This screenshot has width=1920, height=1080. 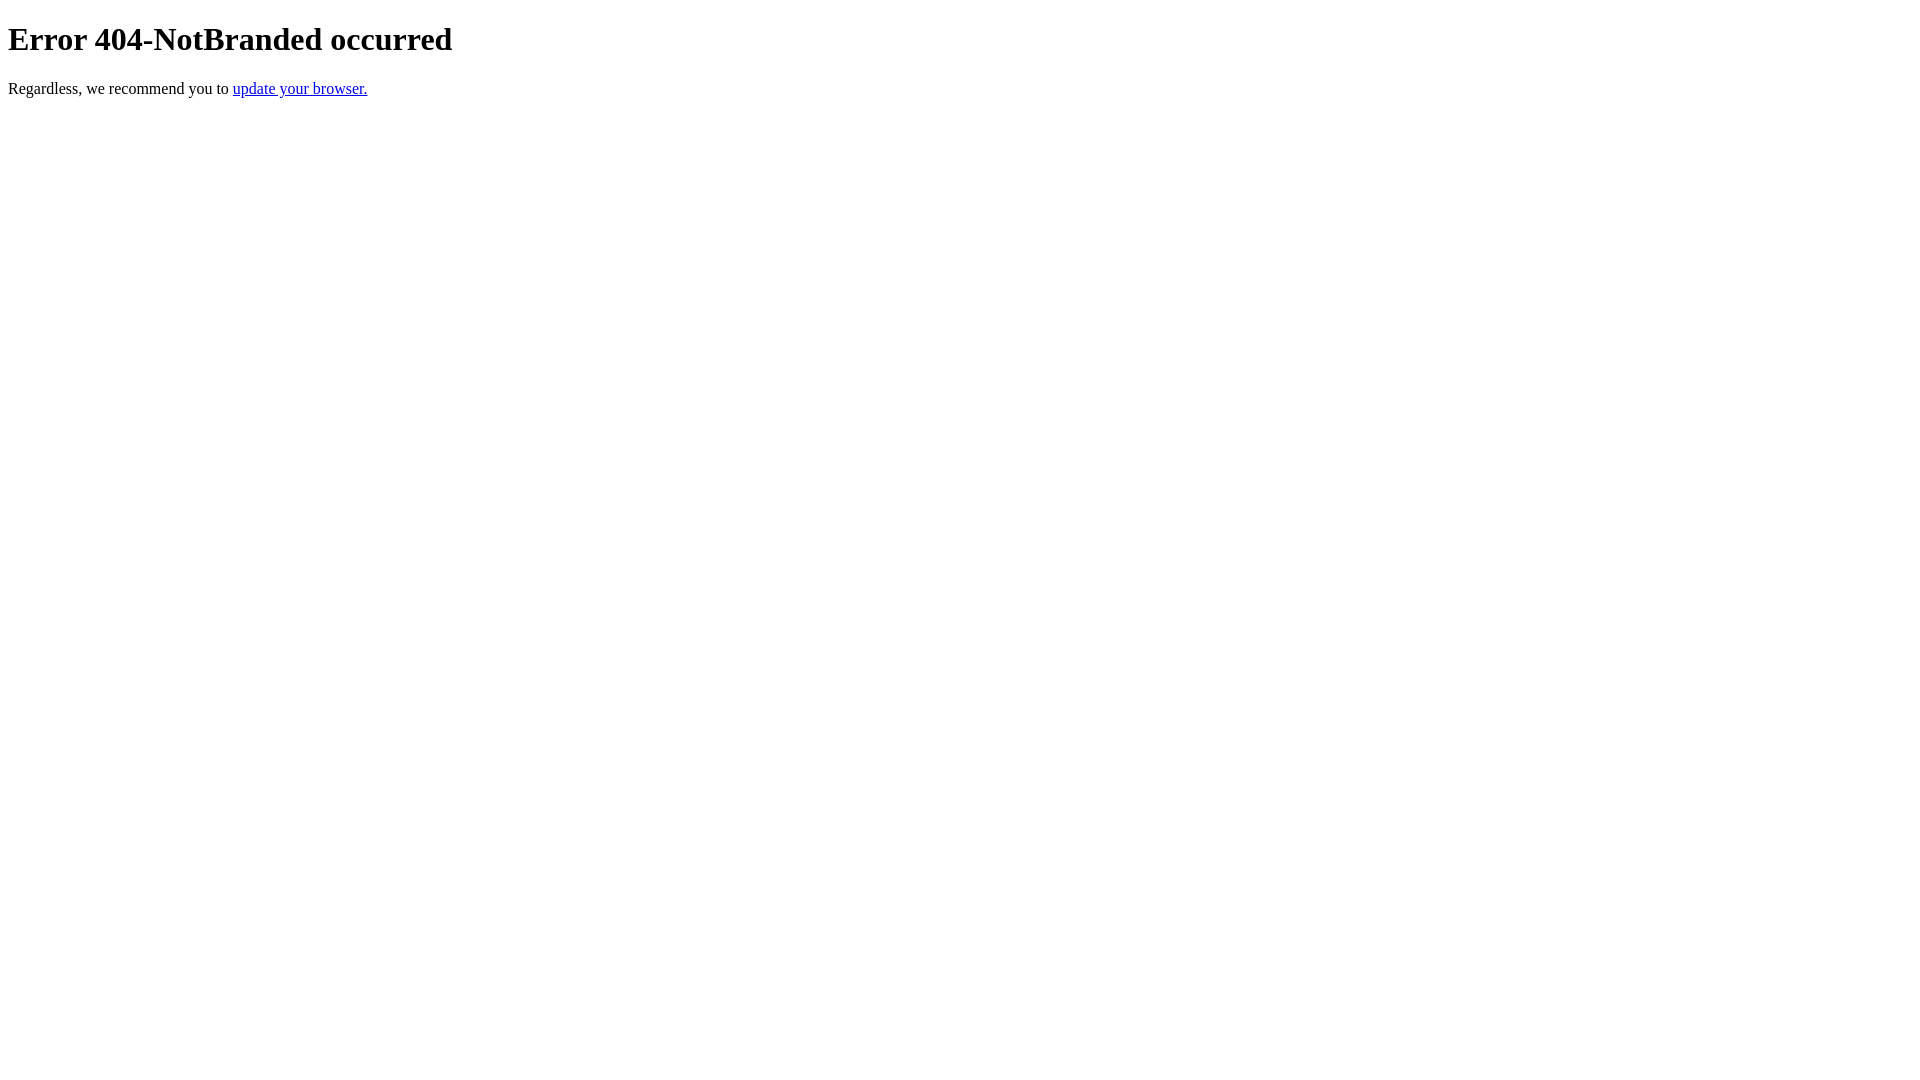 What do you see at coordinates (299, 87) in the screenshot?
I see `'update your browser.'` at bounding box center [299, 87].